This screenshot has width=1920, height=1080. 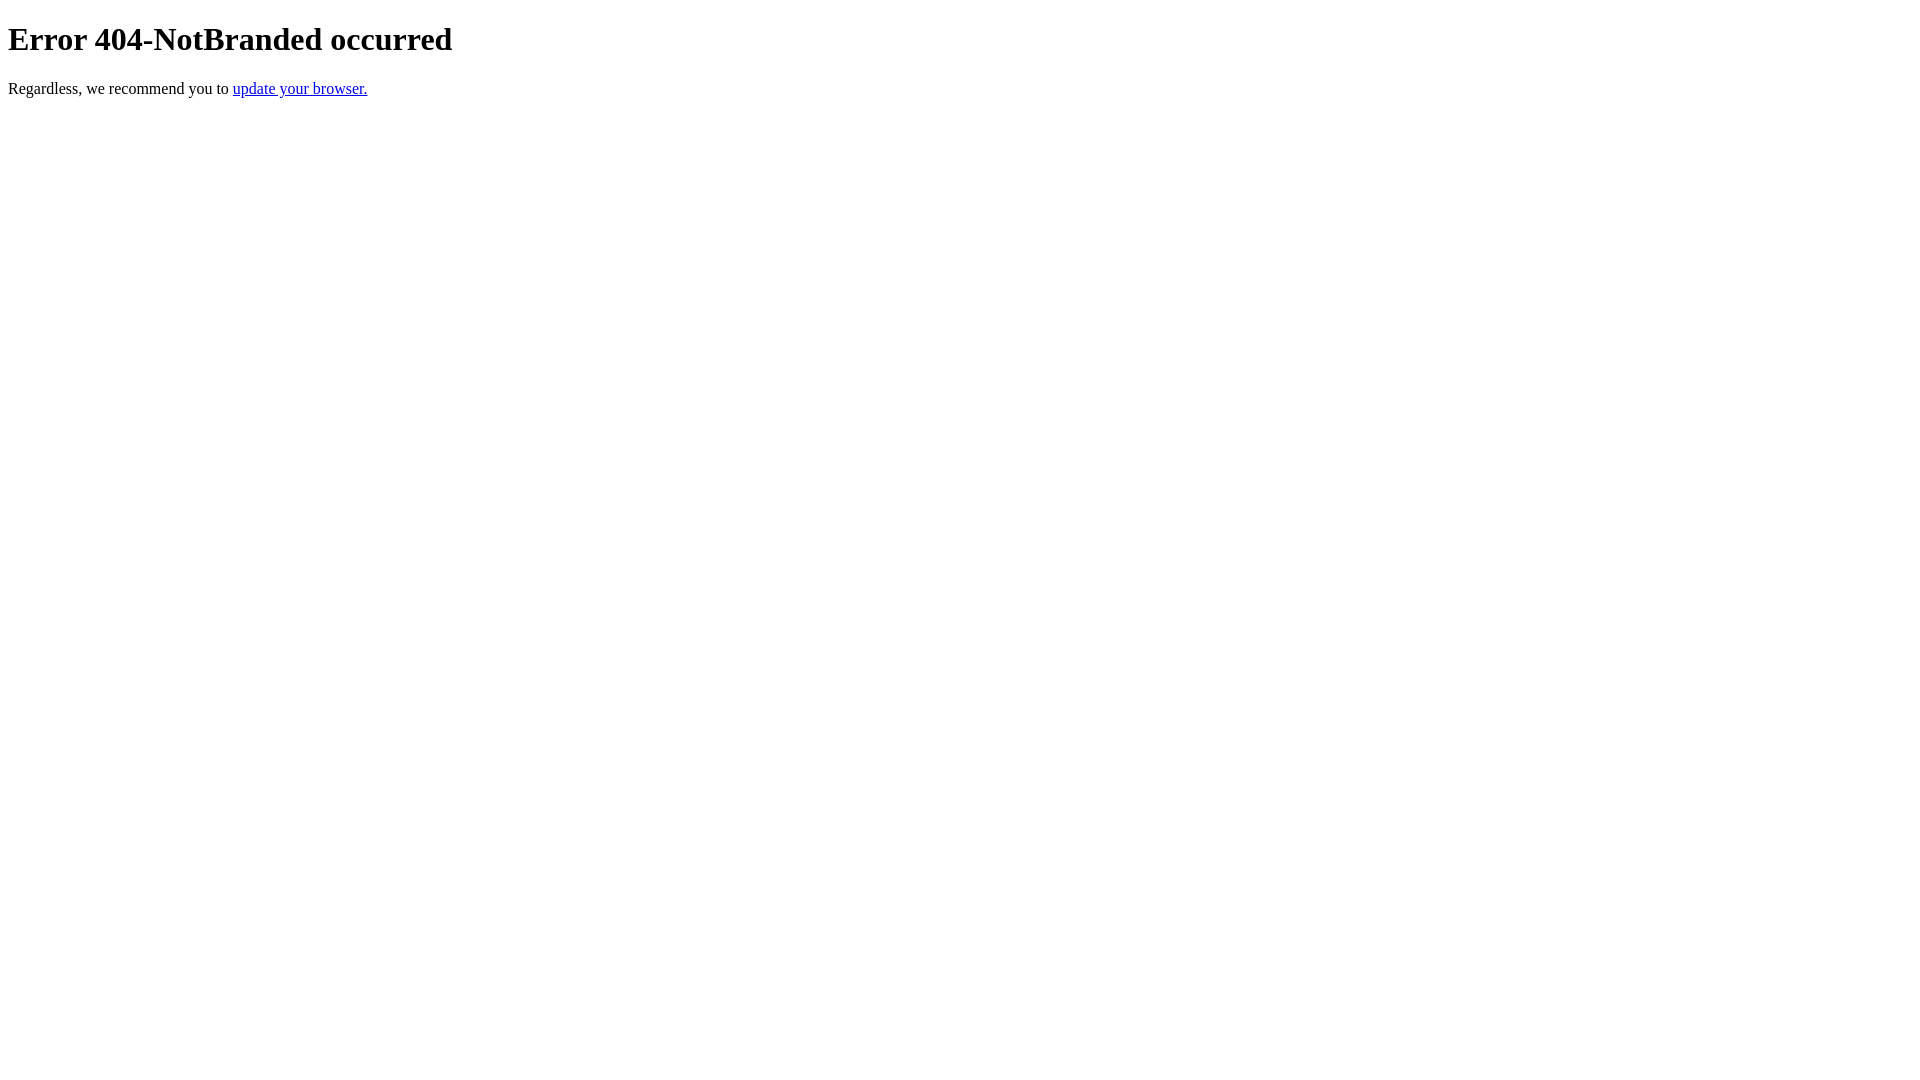 What do you see at coordinates (299, 87) in the screenshot?
I see `'update your browser.'` at bounding box center [299, 87].